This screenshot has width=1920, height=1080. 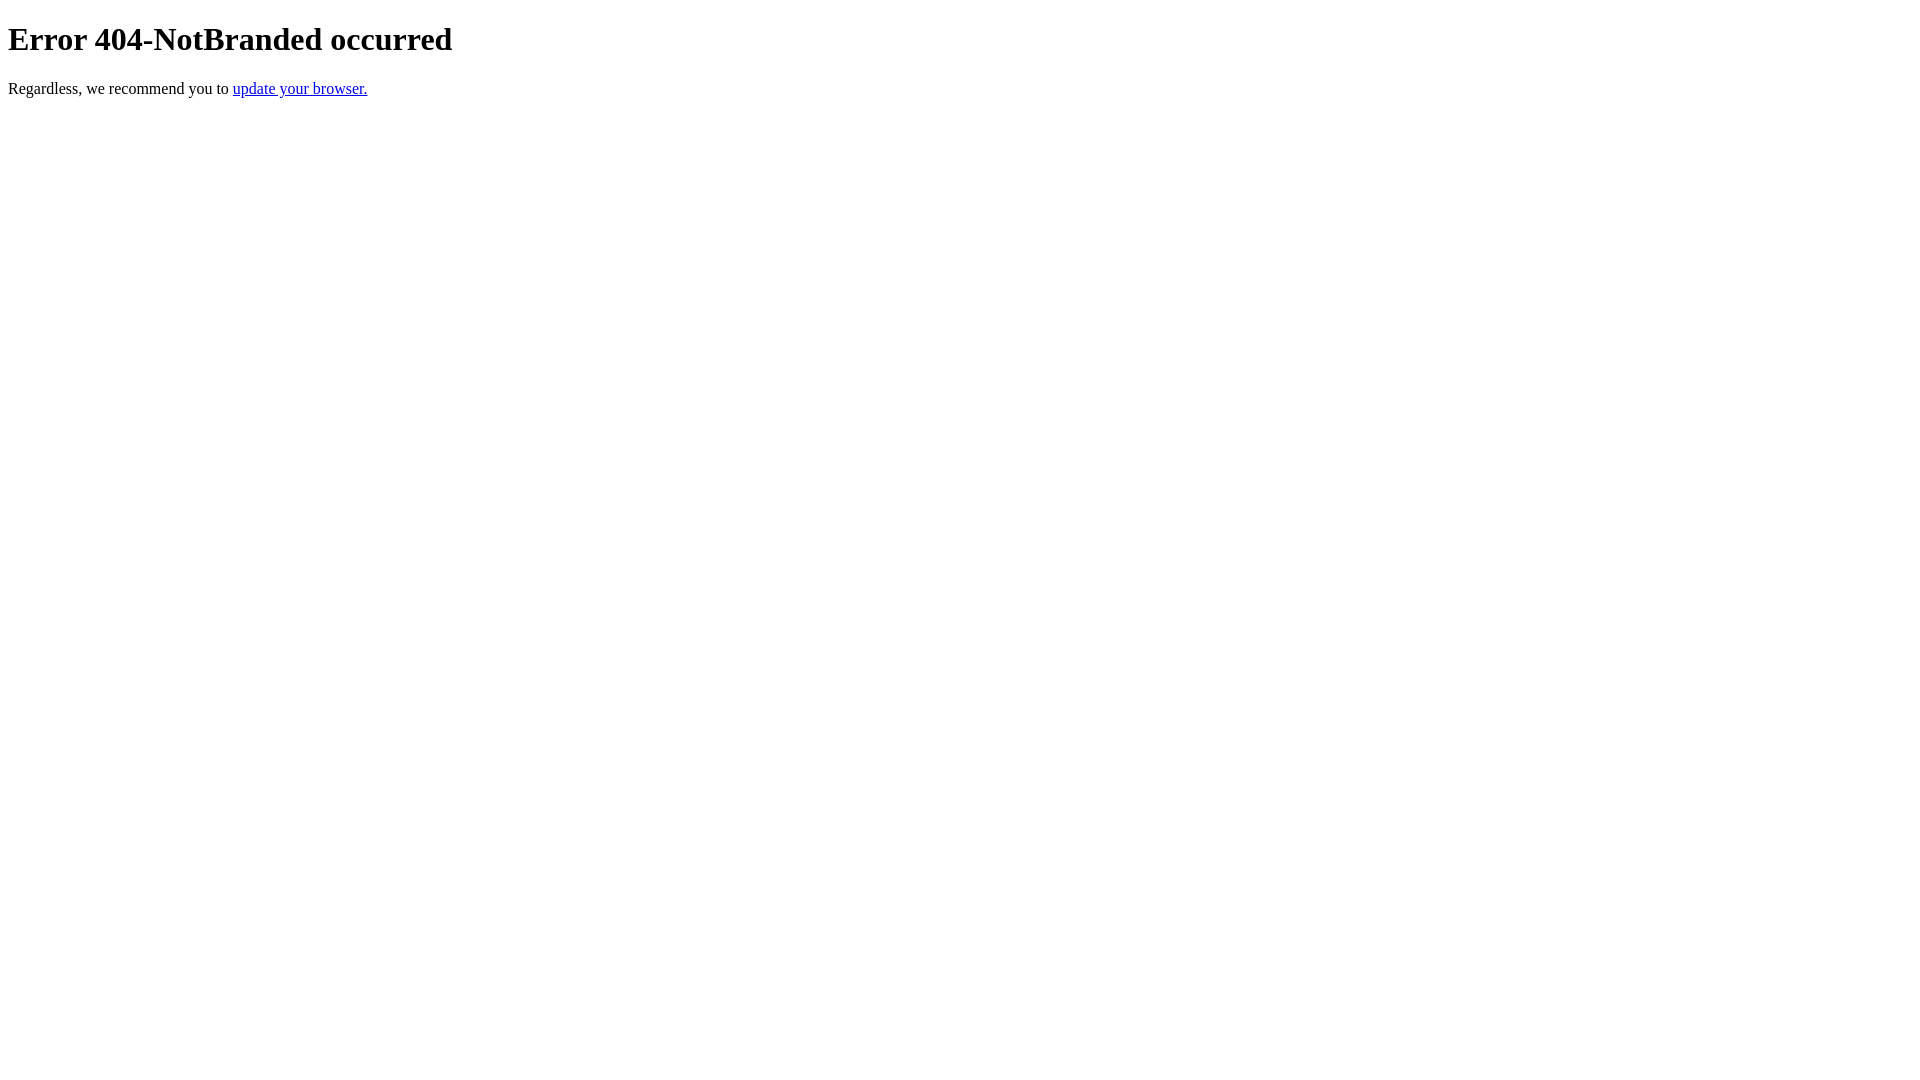 What do you see at coordinates (299, 87) in the screenshot?
I see `'update your browser.'` at bounding box center [299, 87].